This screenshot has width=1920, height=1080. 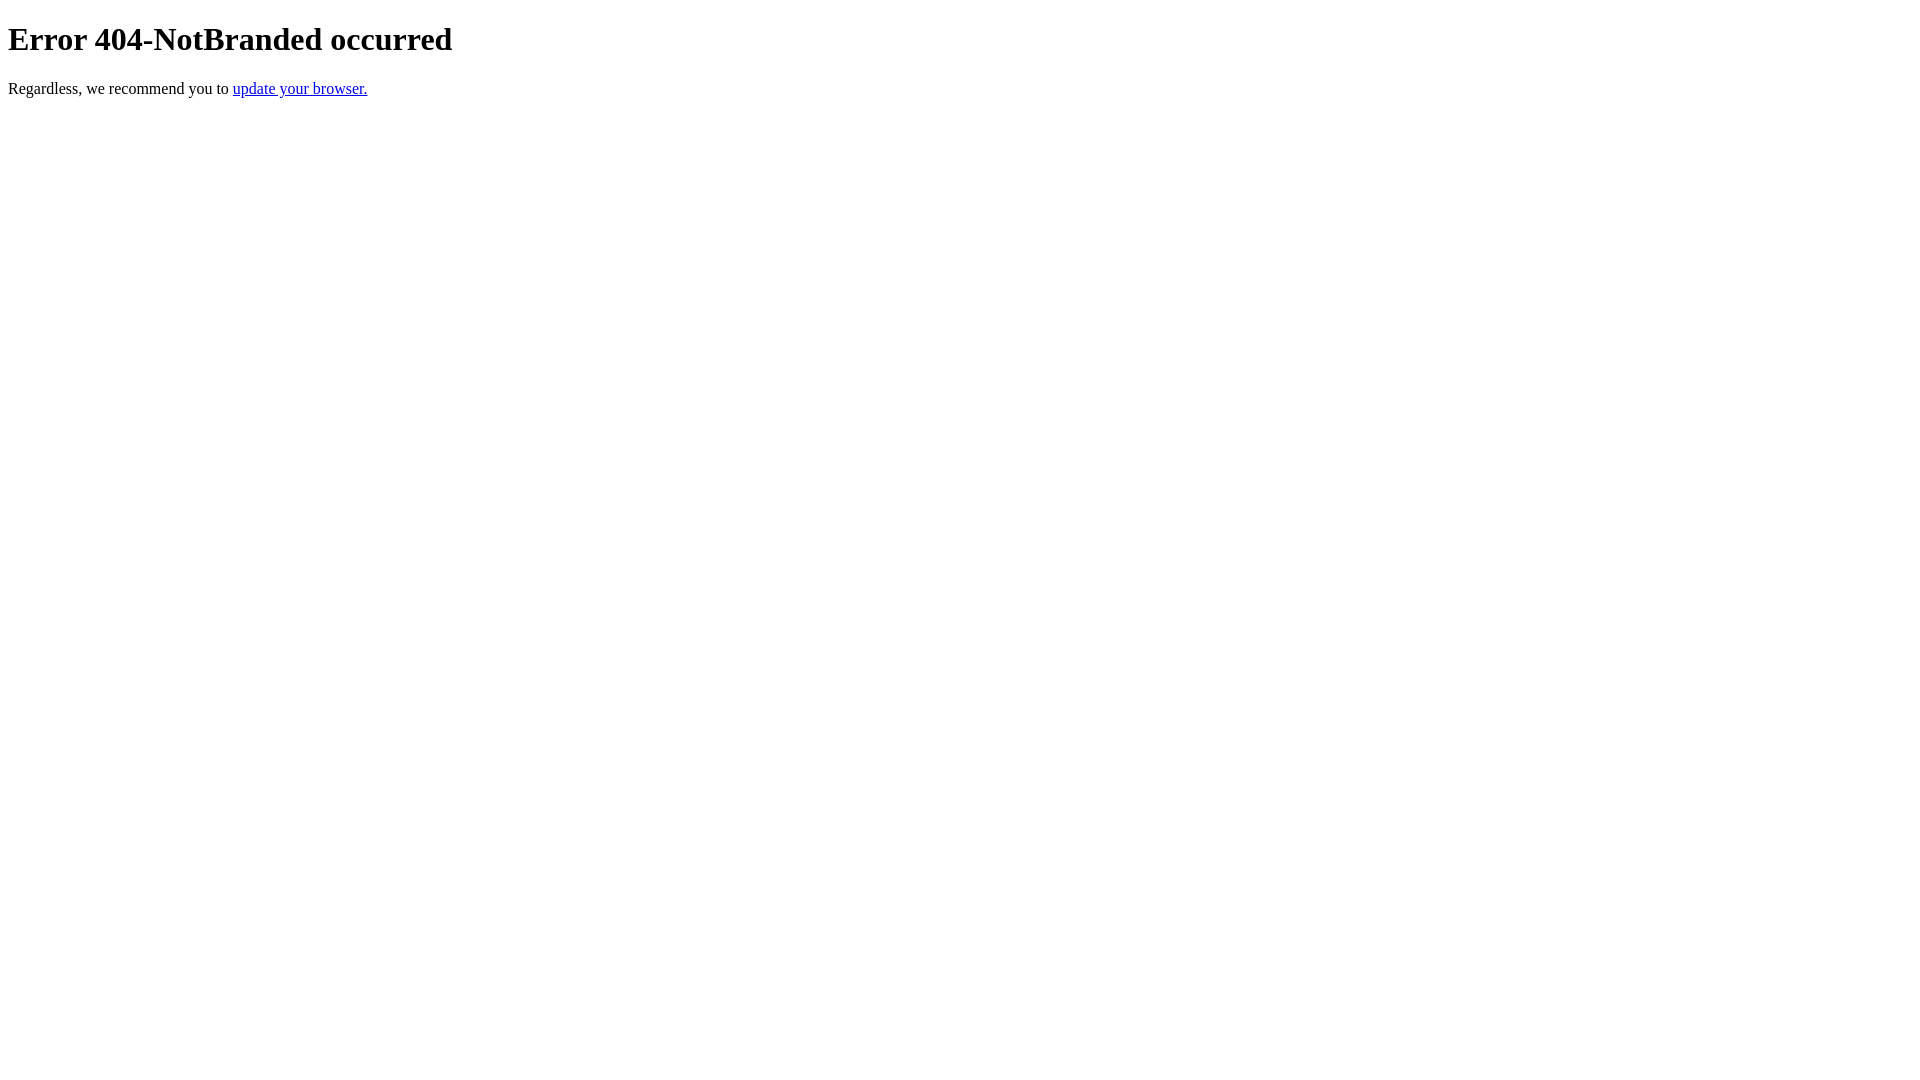 What do you see at coordinates (299, 87) in the screenshot?
I see `'update your browser.'` at bounding box center [299, 87].